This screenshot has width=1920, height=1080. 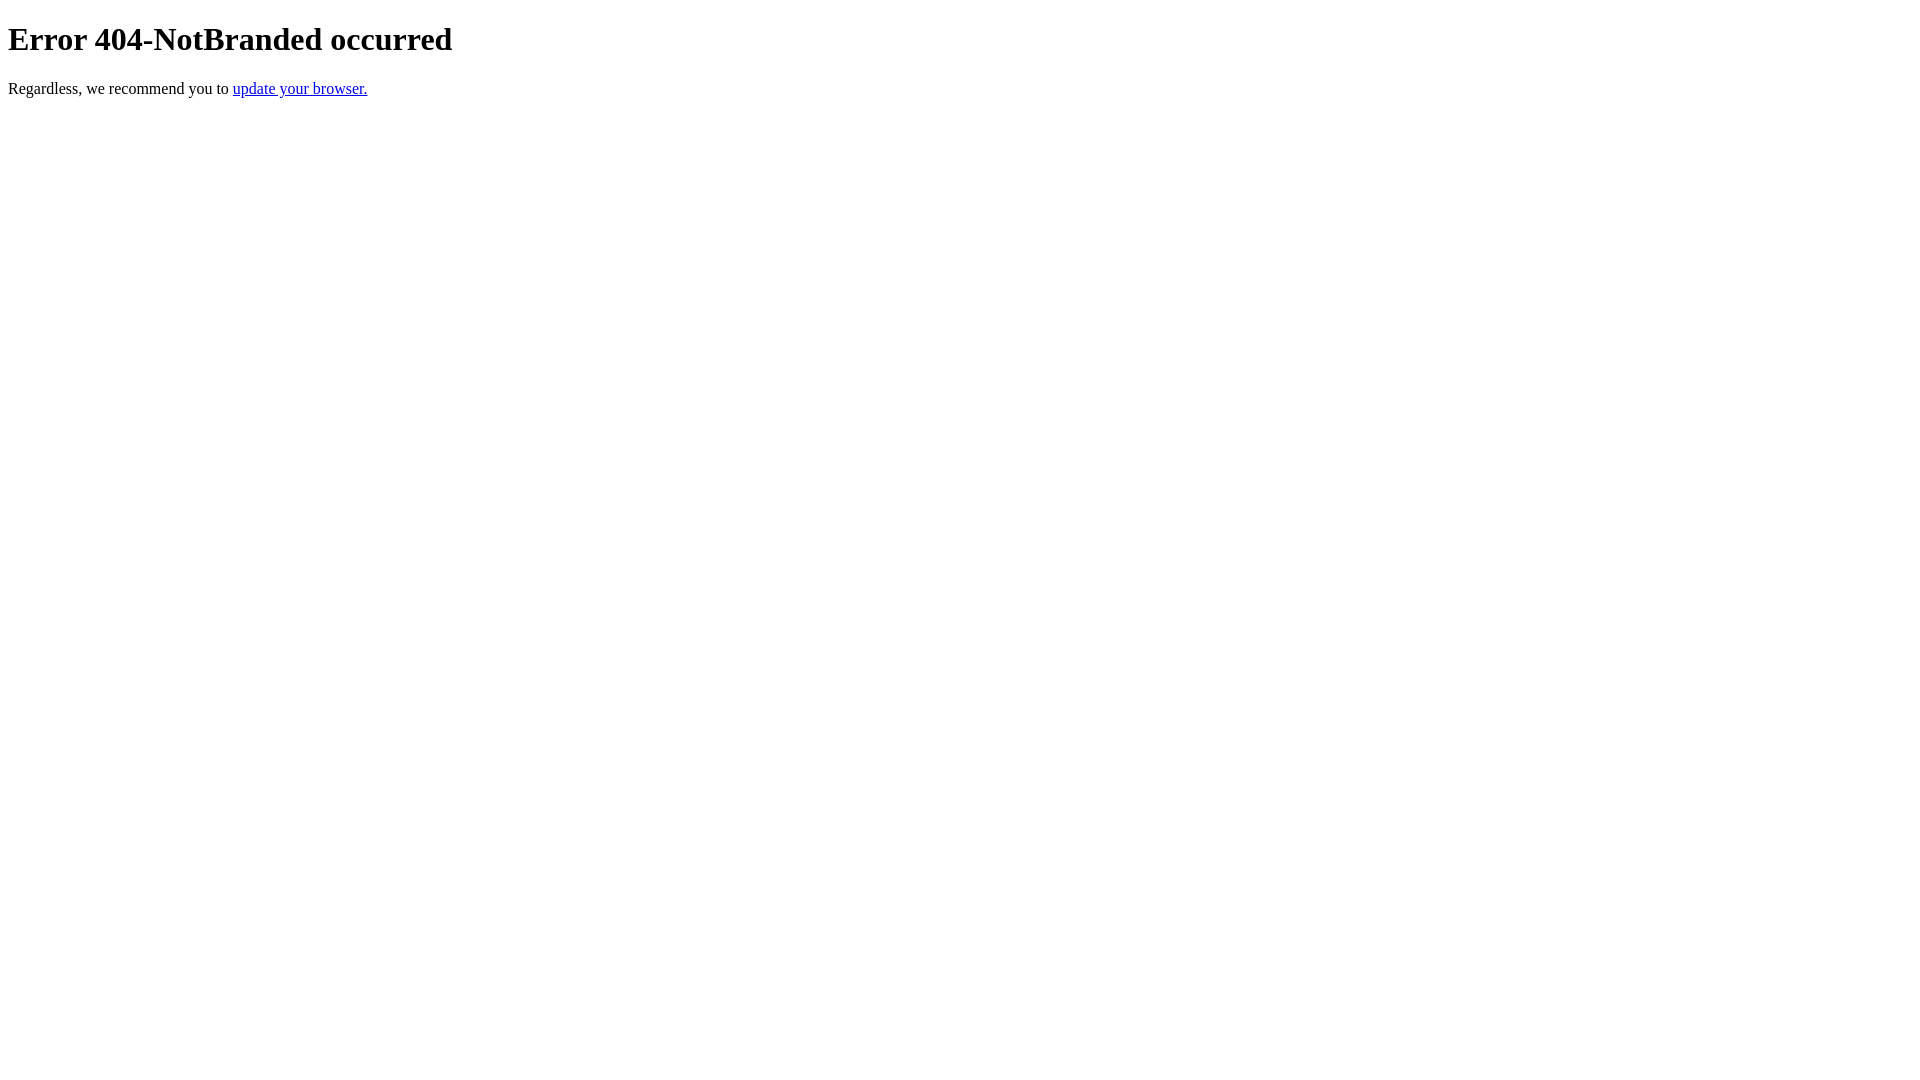 What do you see at coordinates (299, 87) in the screenshot?
I see `'update your browser.'` at bounding box center [299, 87].